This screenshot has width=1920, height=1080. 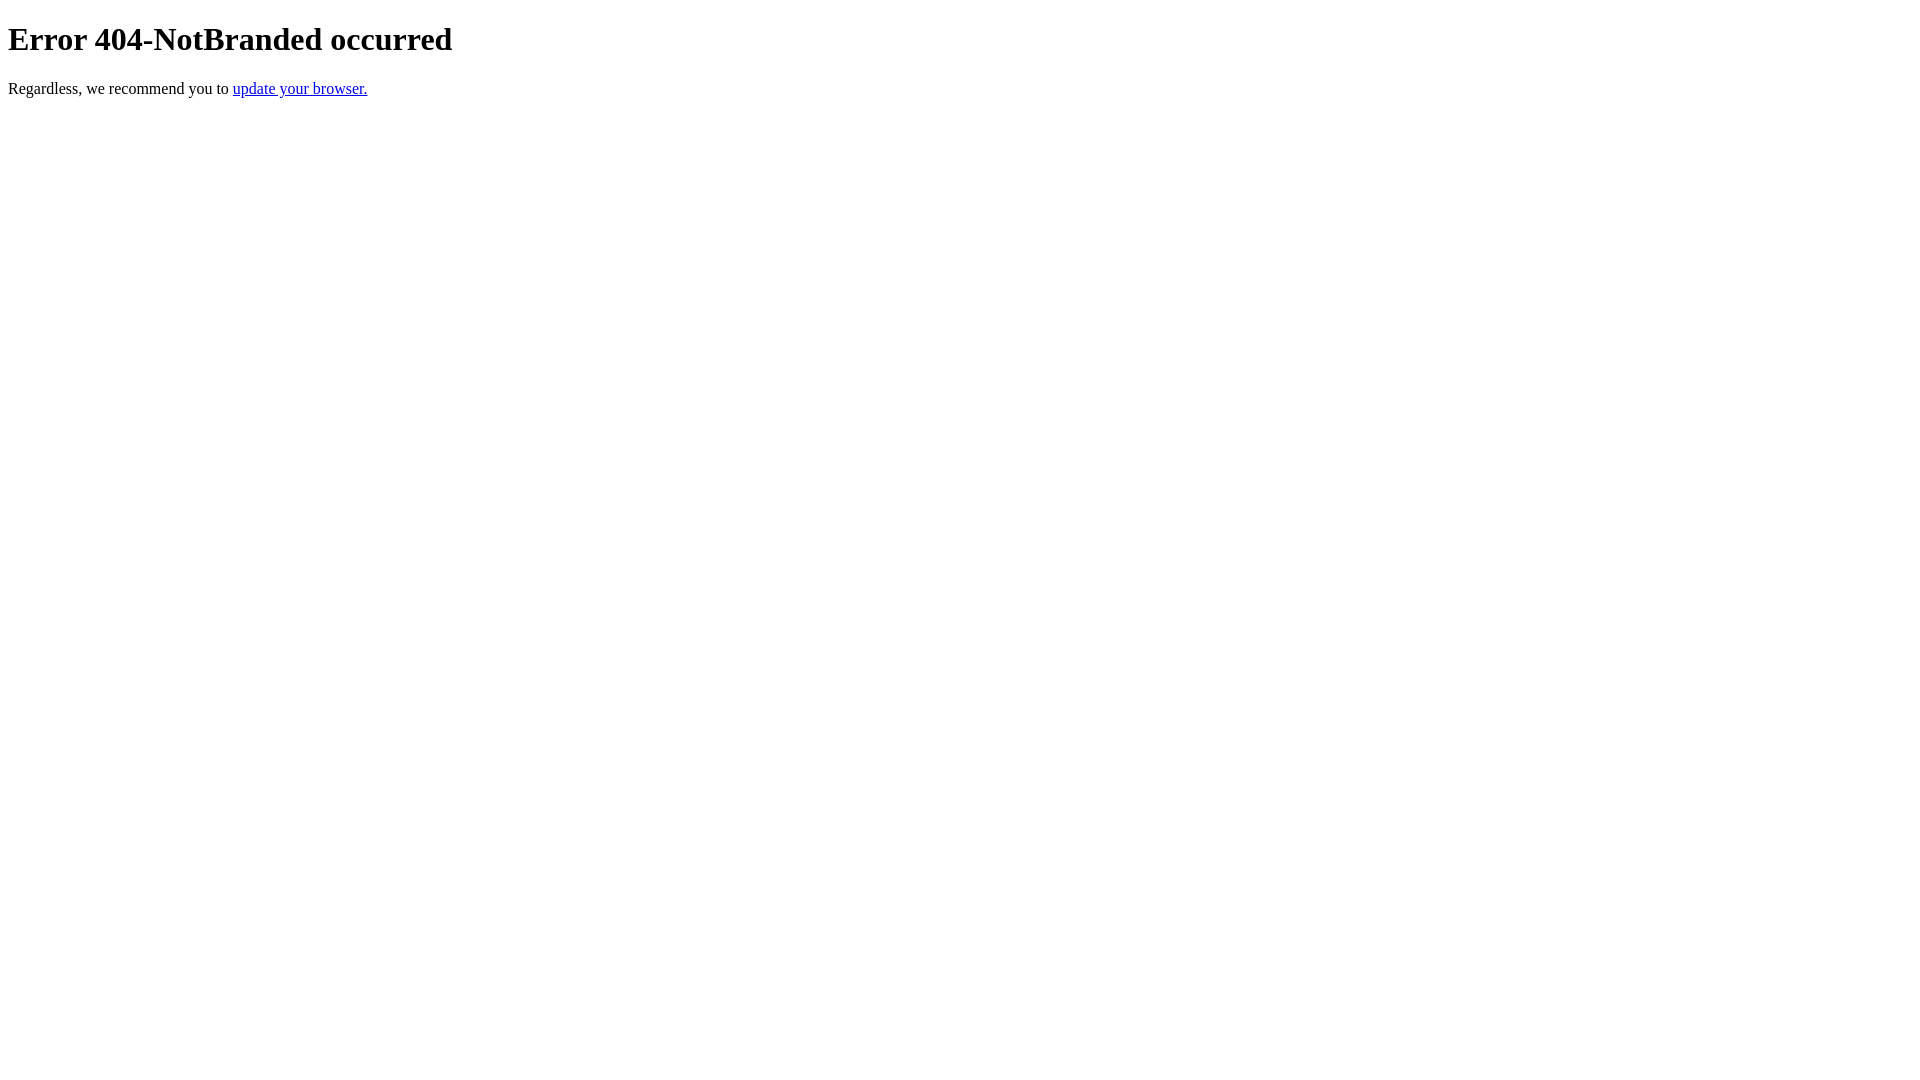 What do you see at coordinates (299, 87) in the screenshot?
I see `'update your browser.'` at bounding box center [299, 87].